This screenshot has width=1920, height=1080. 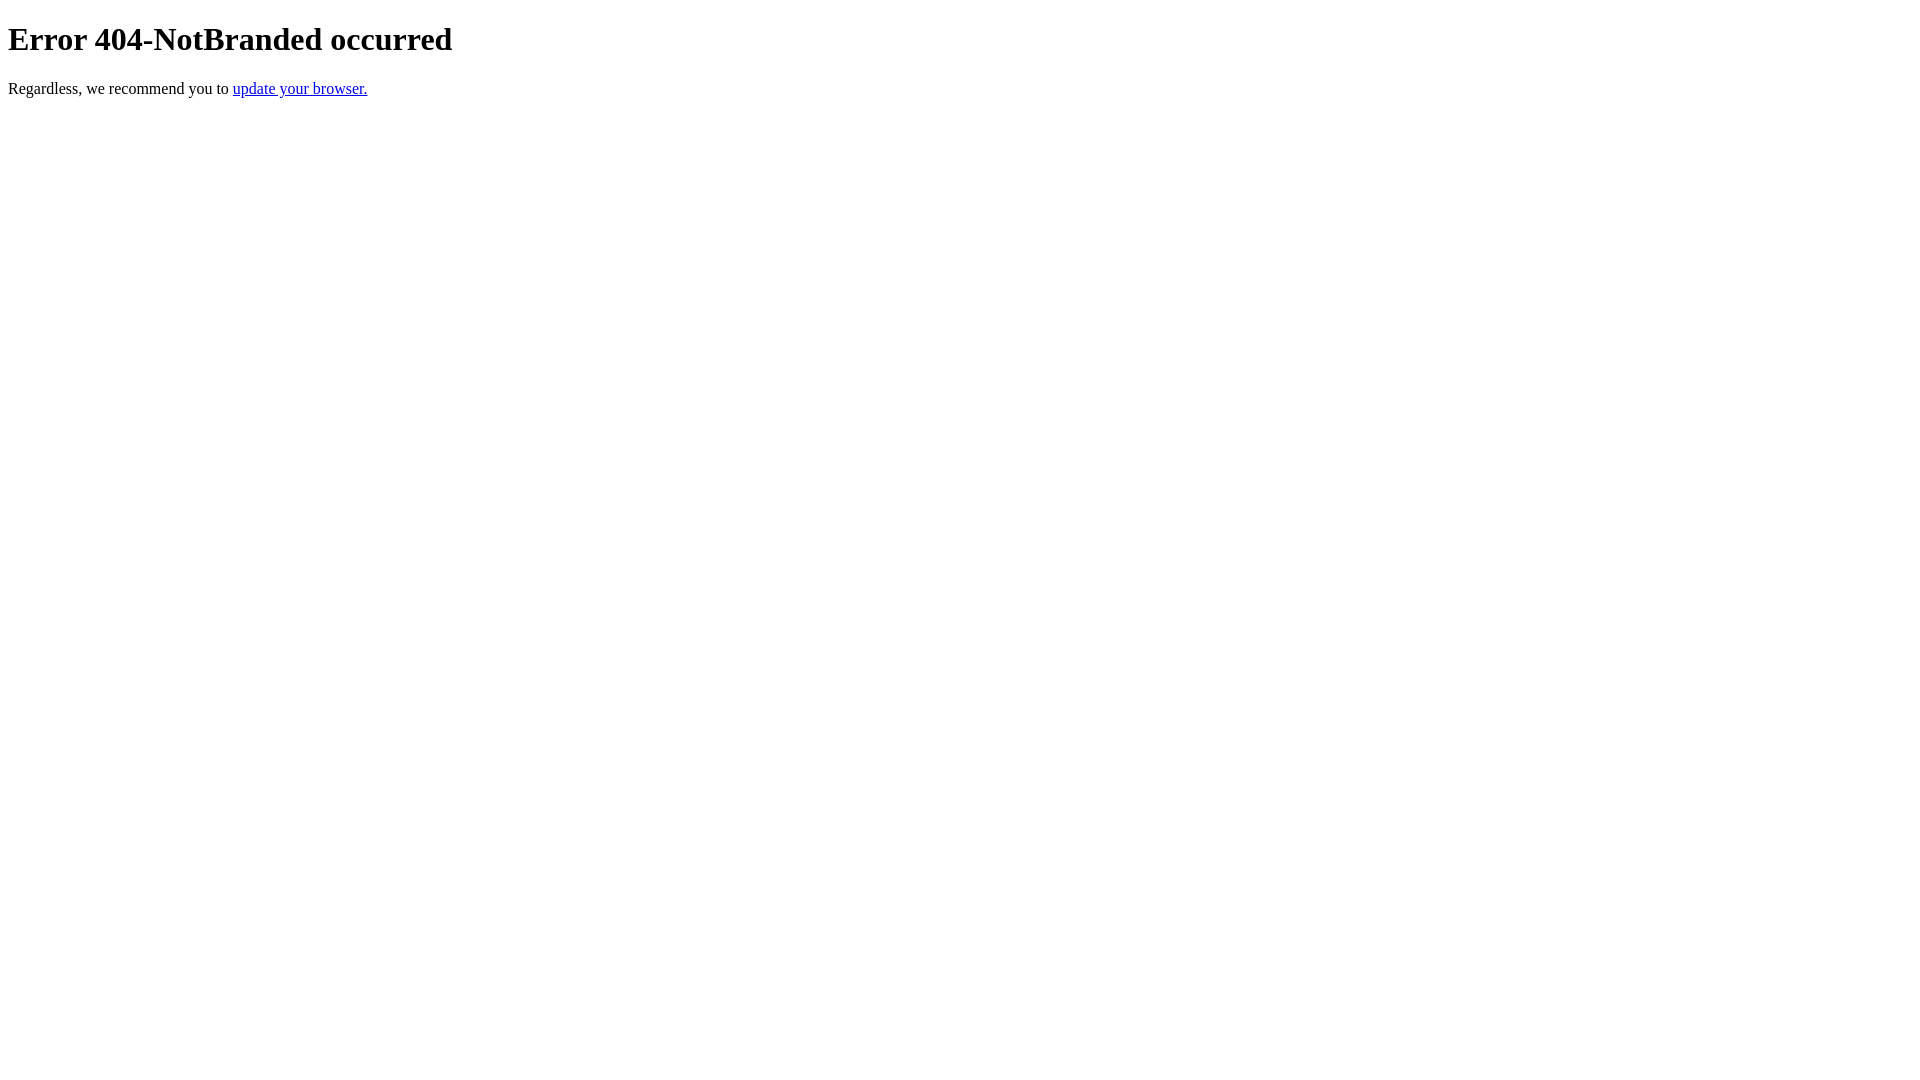 What do you see at coordinates (299, 87) in the screenshot?
I see `'update your browser.'` at bounding box center [299, 87].